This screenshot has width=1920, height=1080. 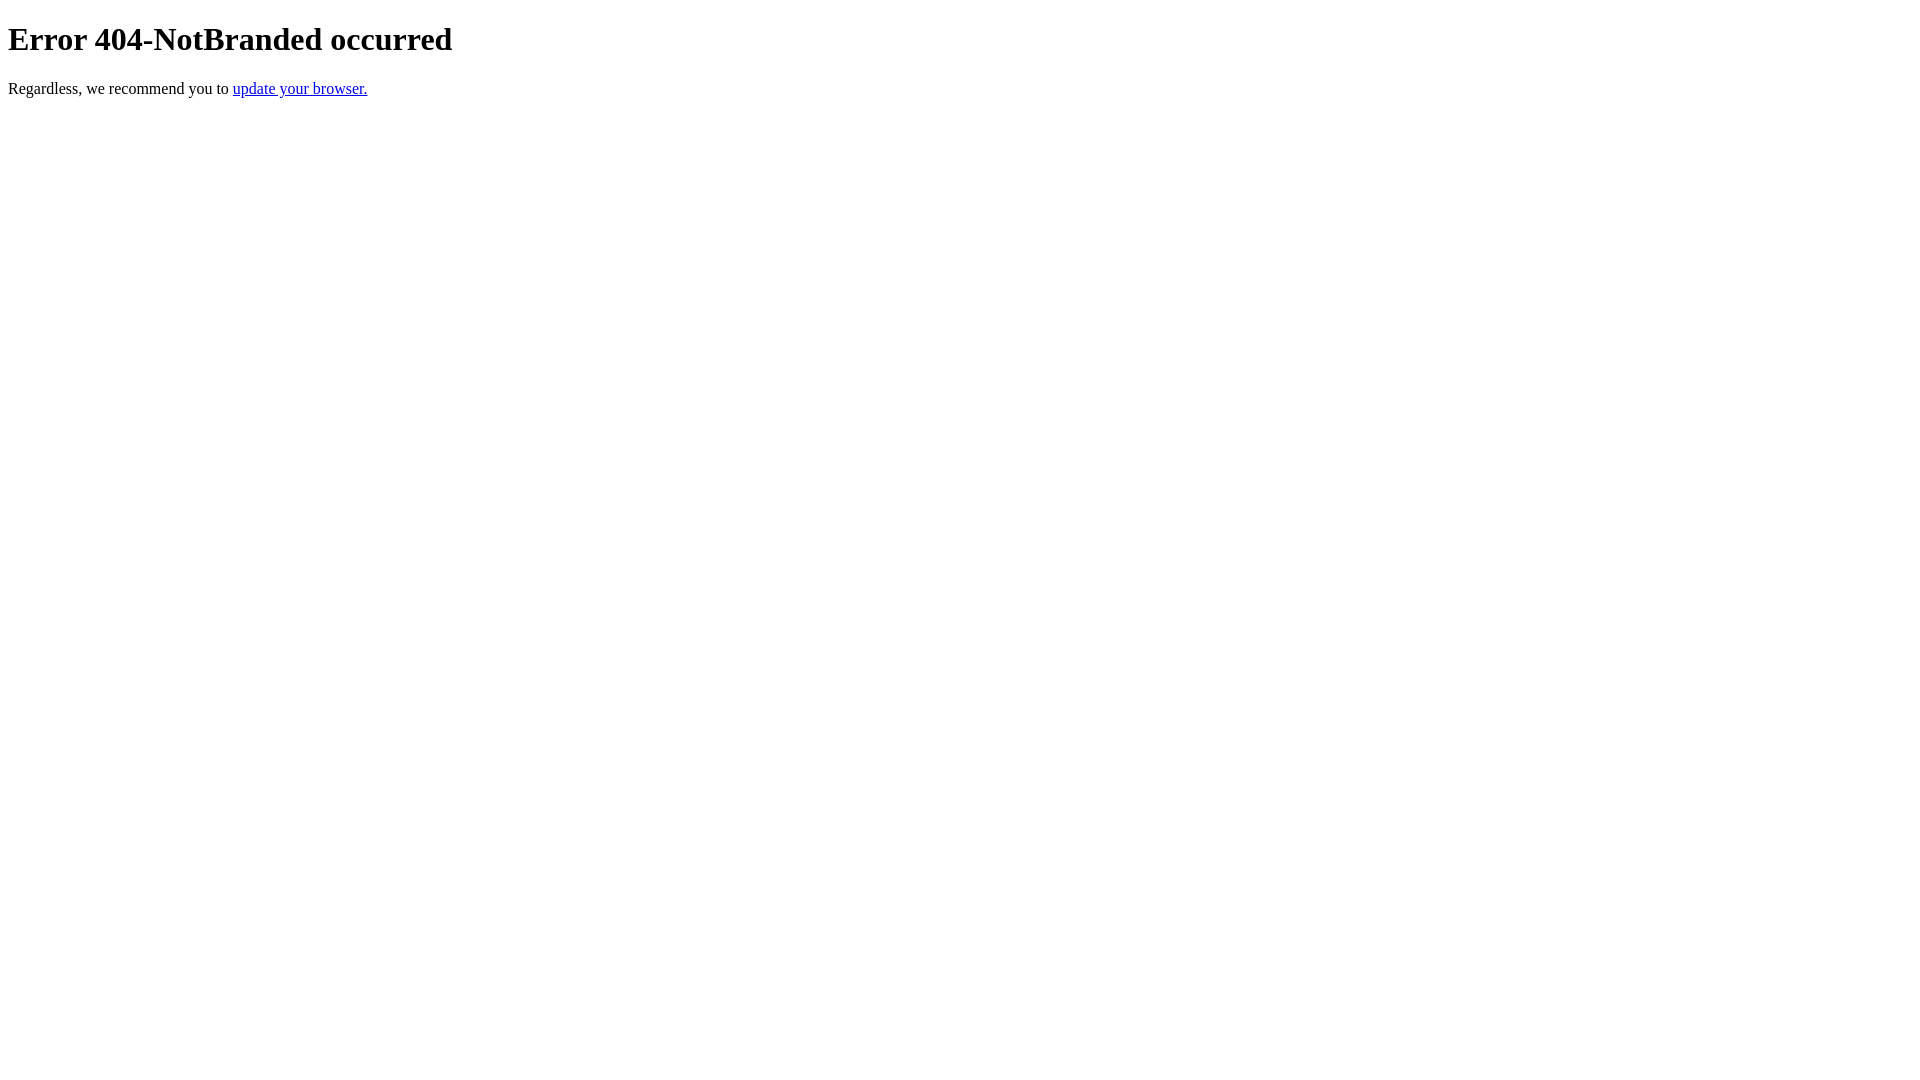 What do you see at coordinates (299, 87) in the screenshot?
I see `'update your browser.'` at bounding box center [299, 87].